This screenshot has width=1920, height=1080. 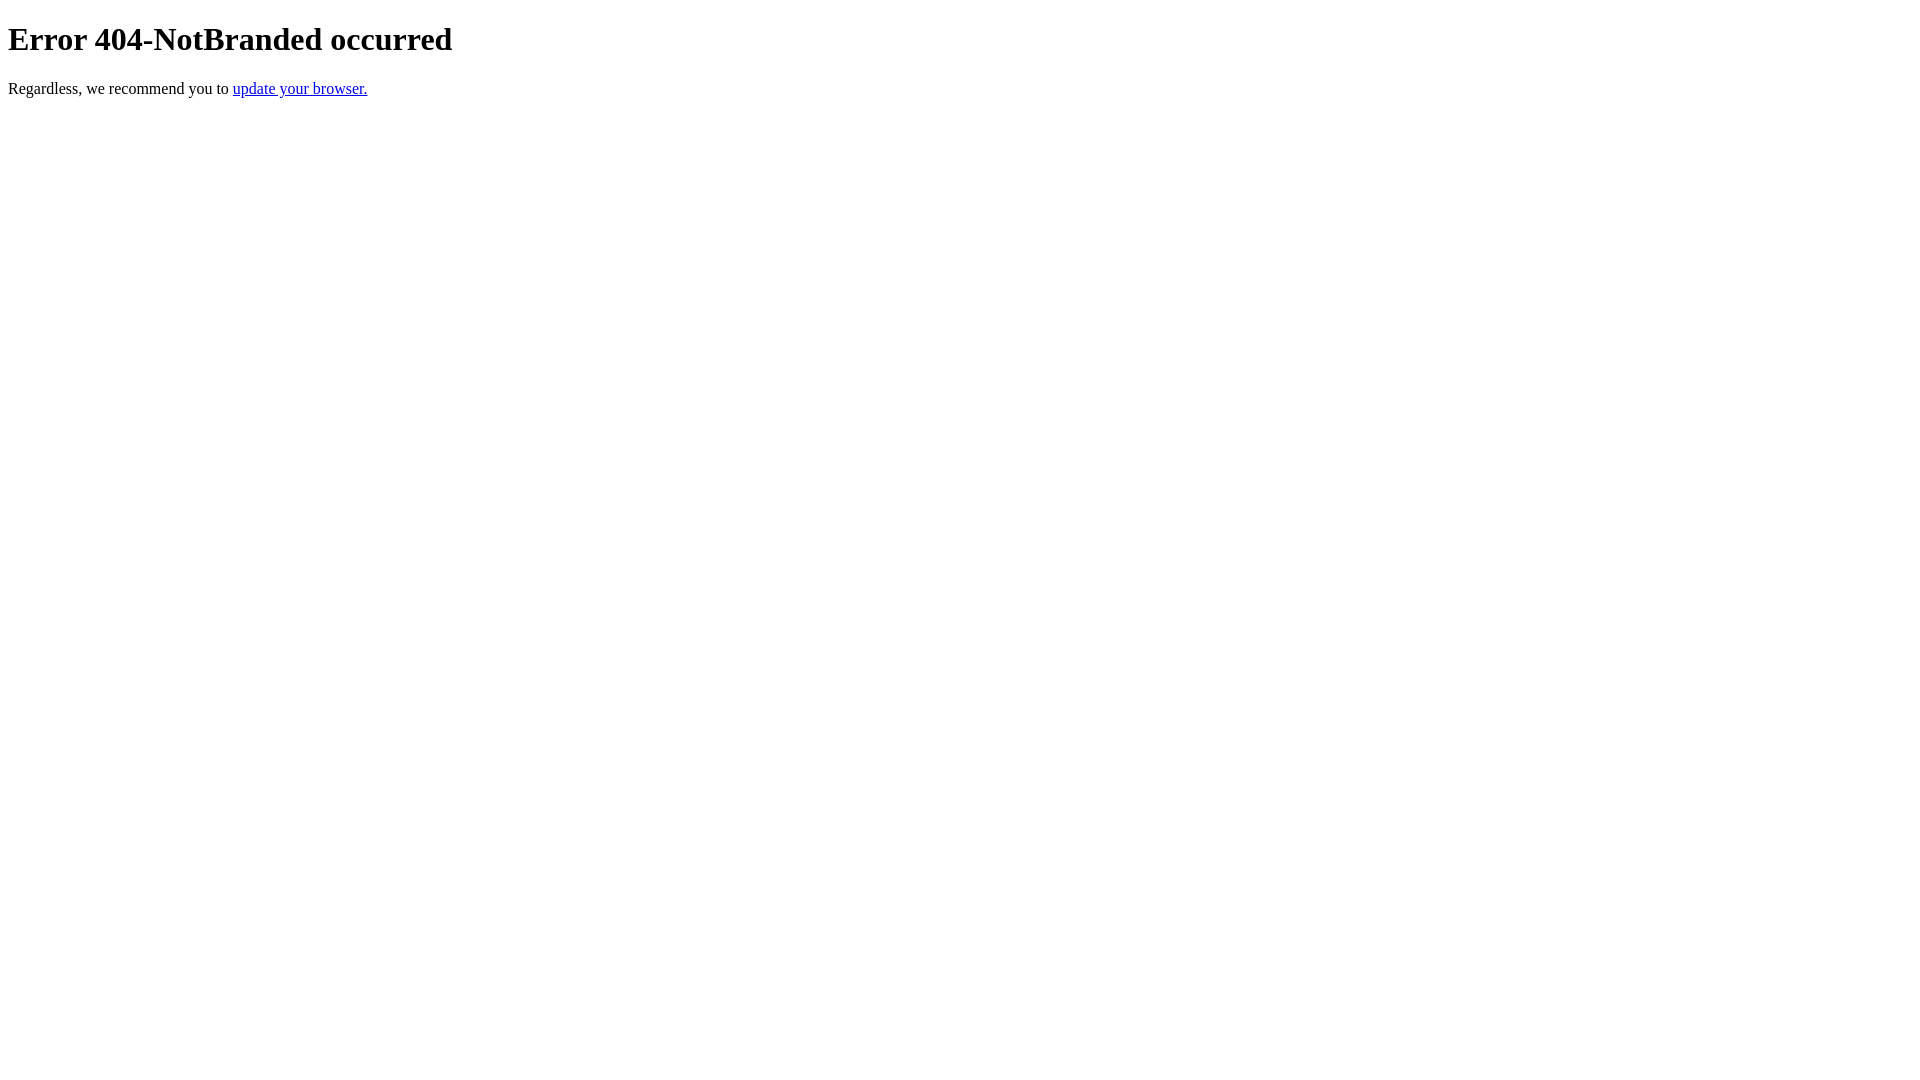 What do you see at coordinates (299, 87) in the screenshot?
I see `'update your browser.'` at bounding box center [299, 87].